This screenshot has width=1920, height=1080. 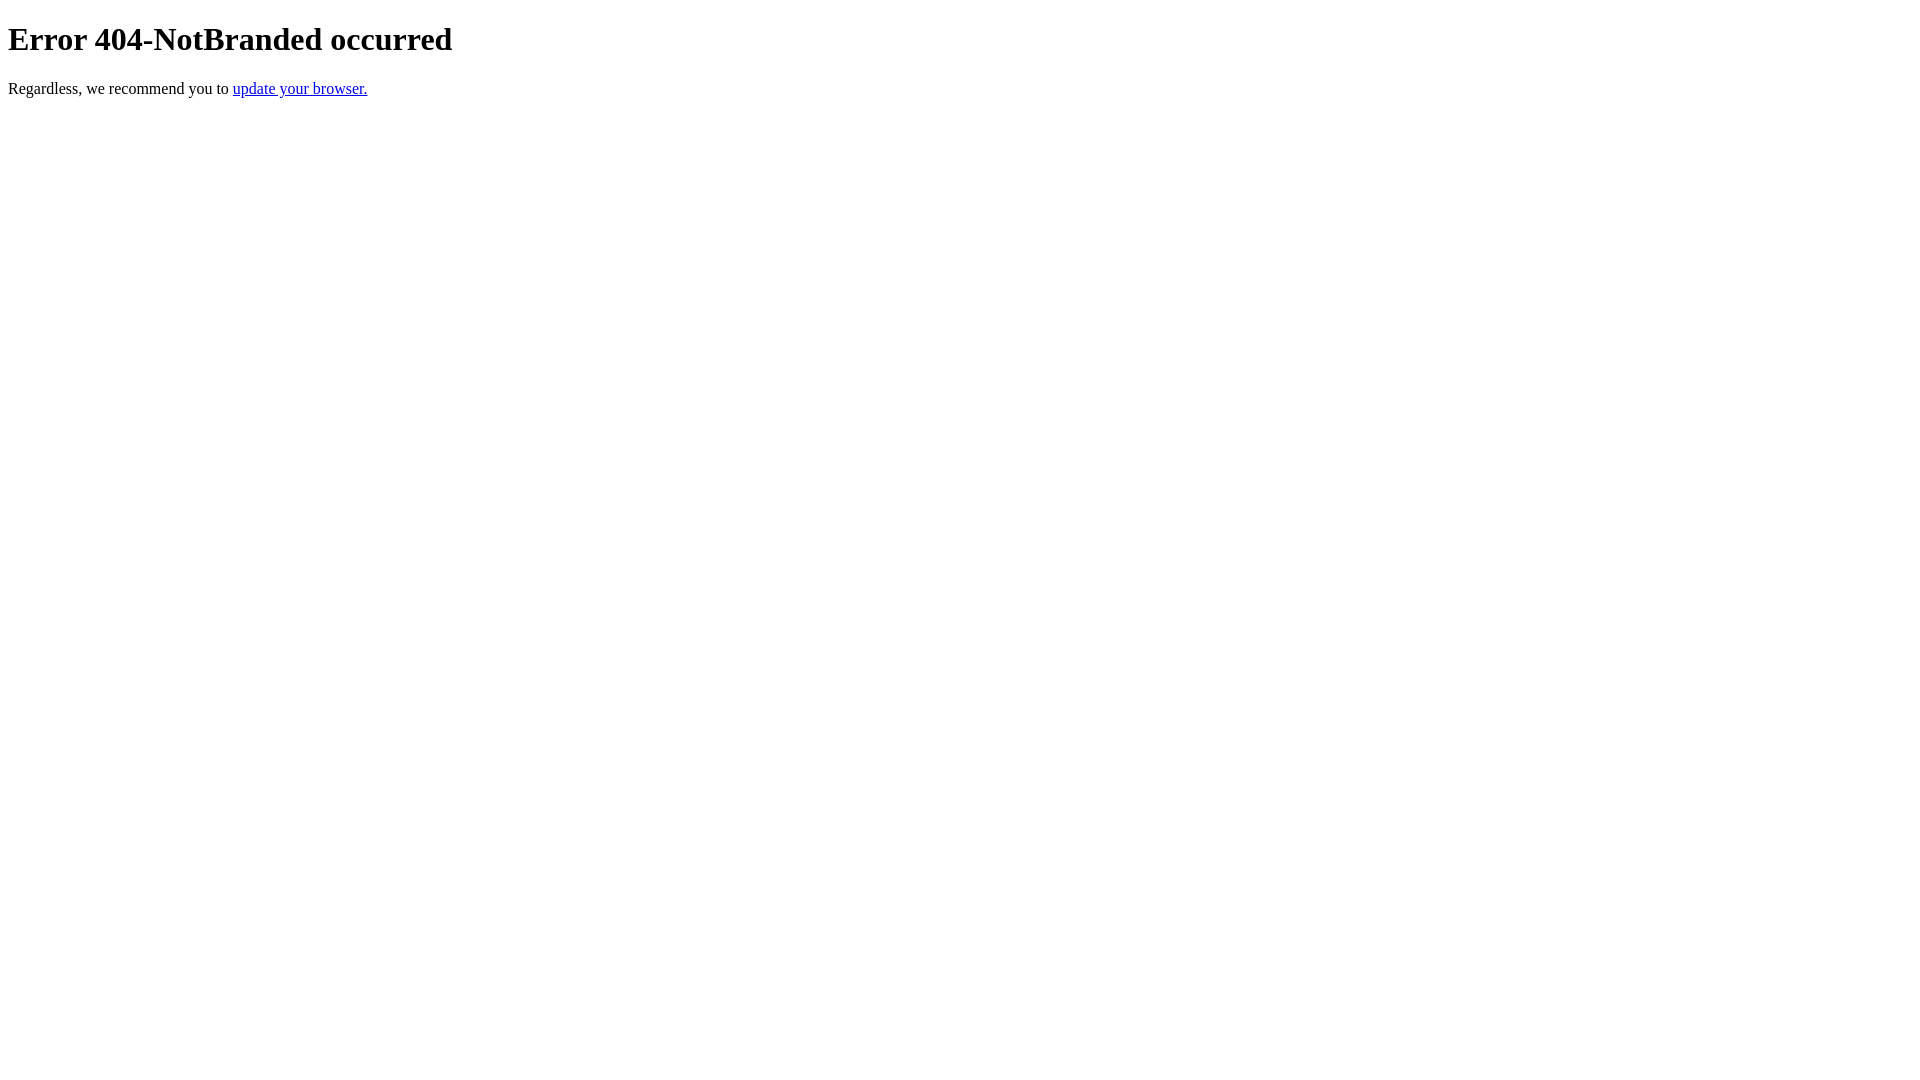 What do you see at coordinates (299, 87) in the screenshot?
I see `'update your browser.'` at bounding box center [299, 87].